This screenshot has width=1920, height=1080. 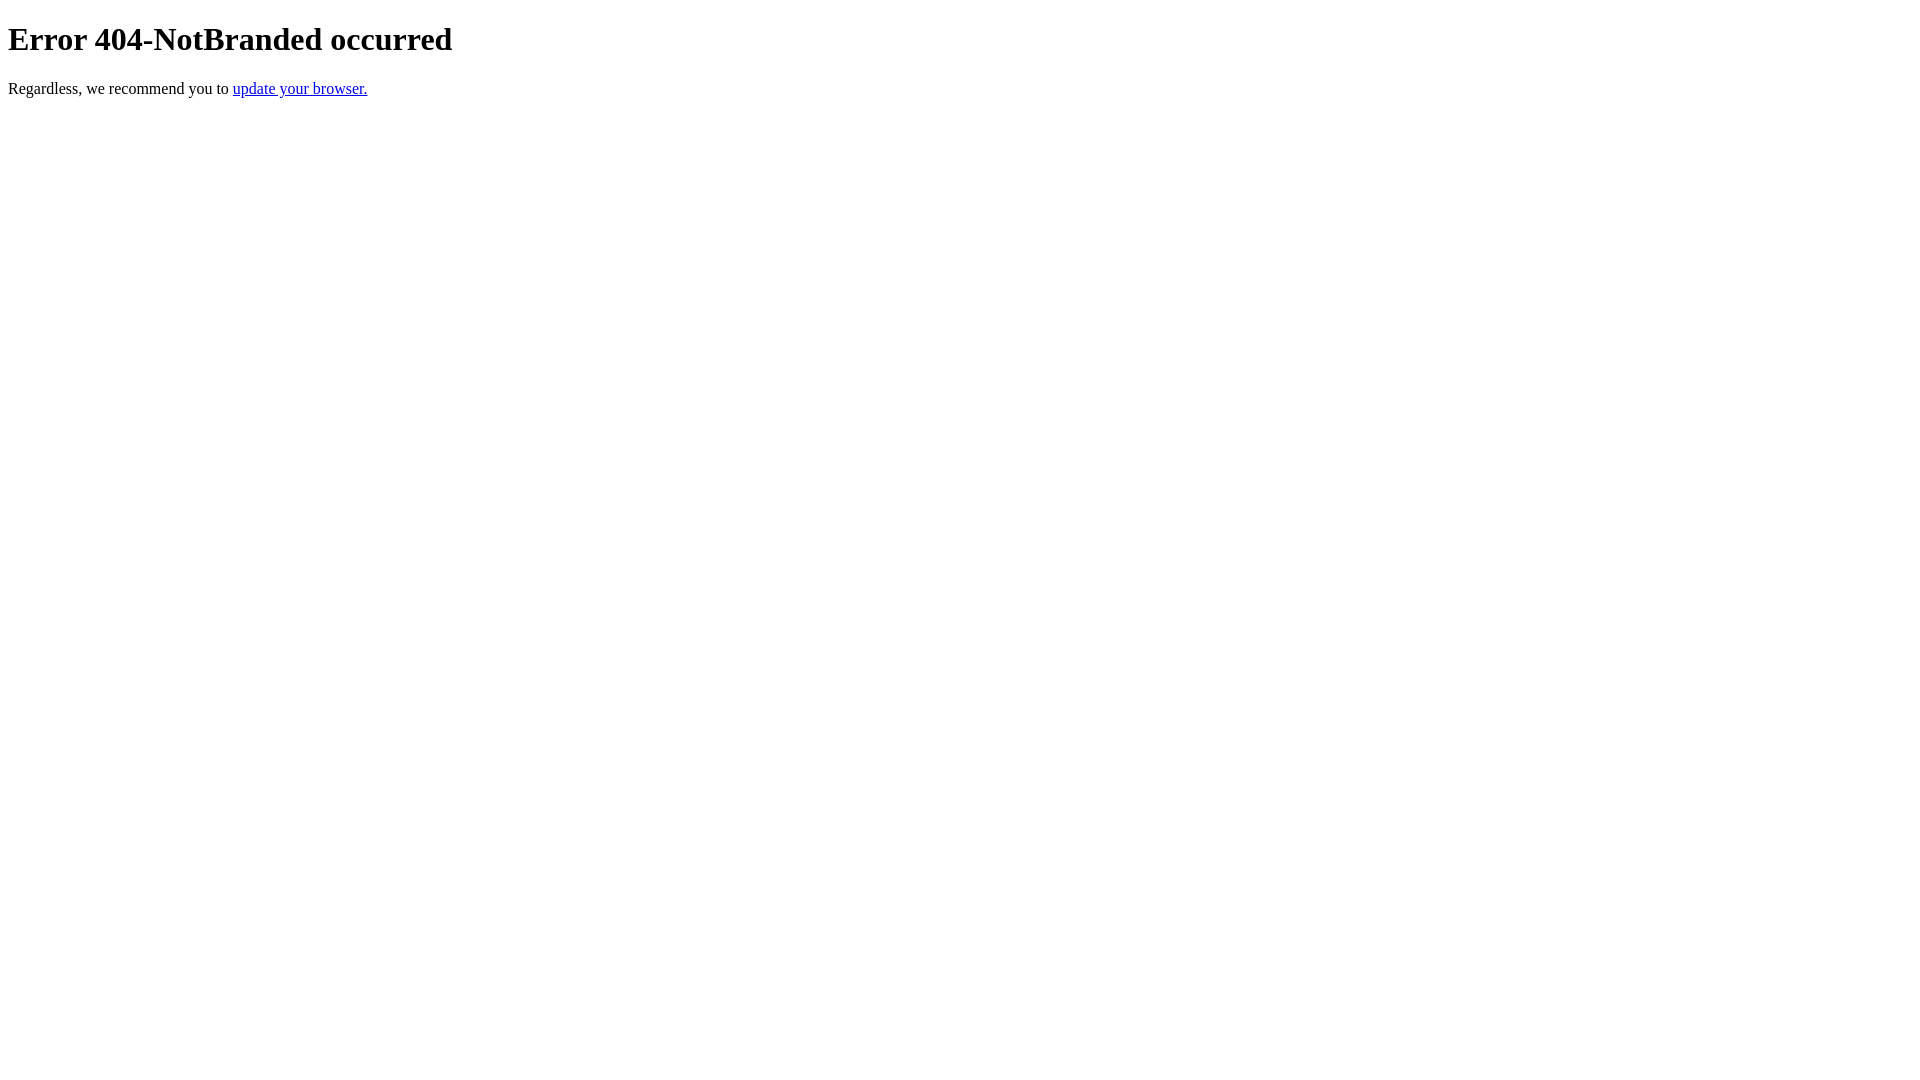 What do you see at coordinates (299, 87) in the screenshot?
I see `'update your browser.'` at bounding box center [299, 87].